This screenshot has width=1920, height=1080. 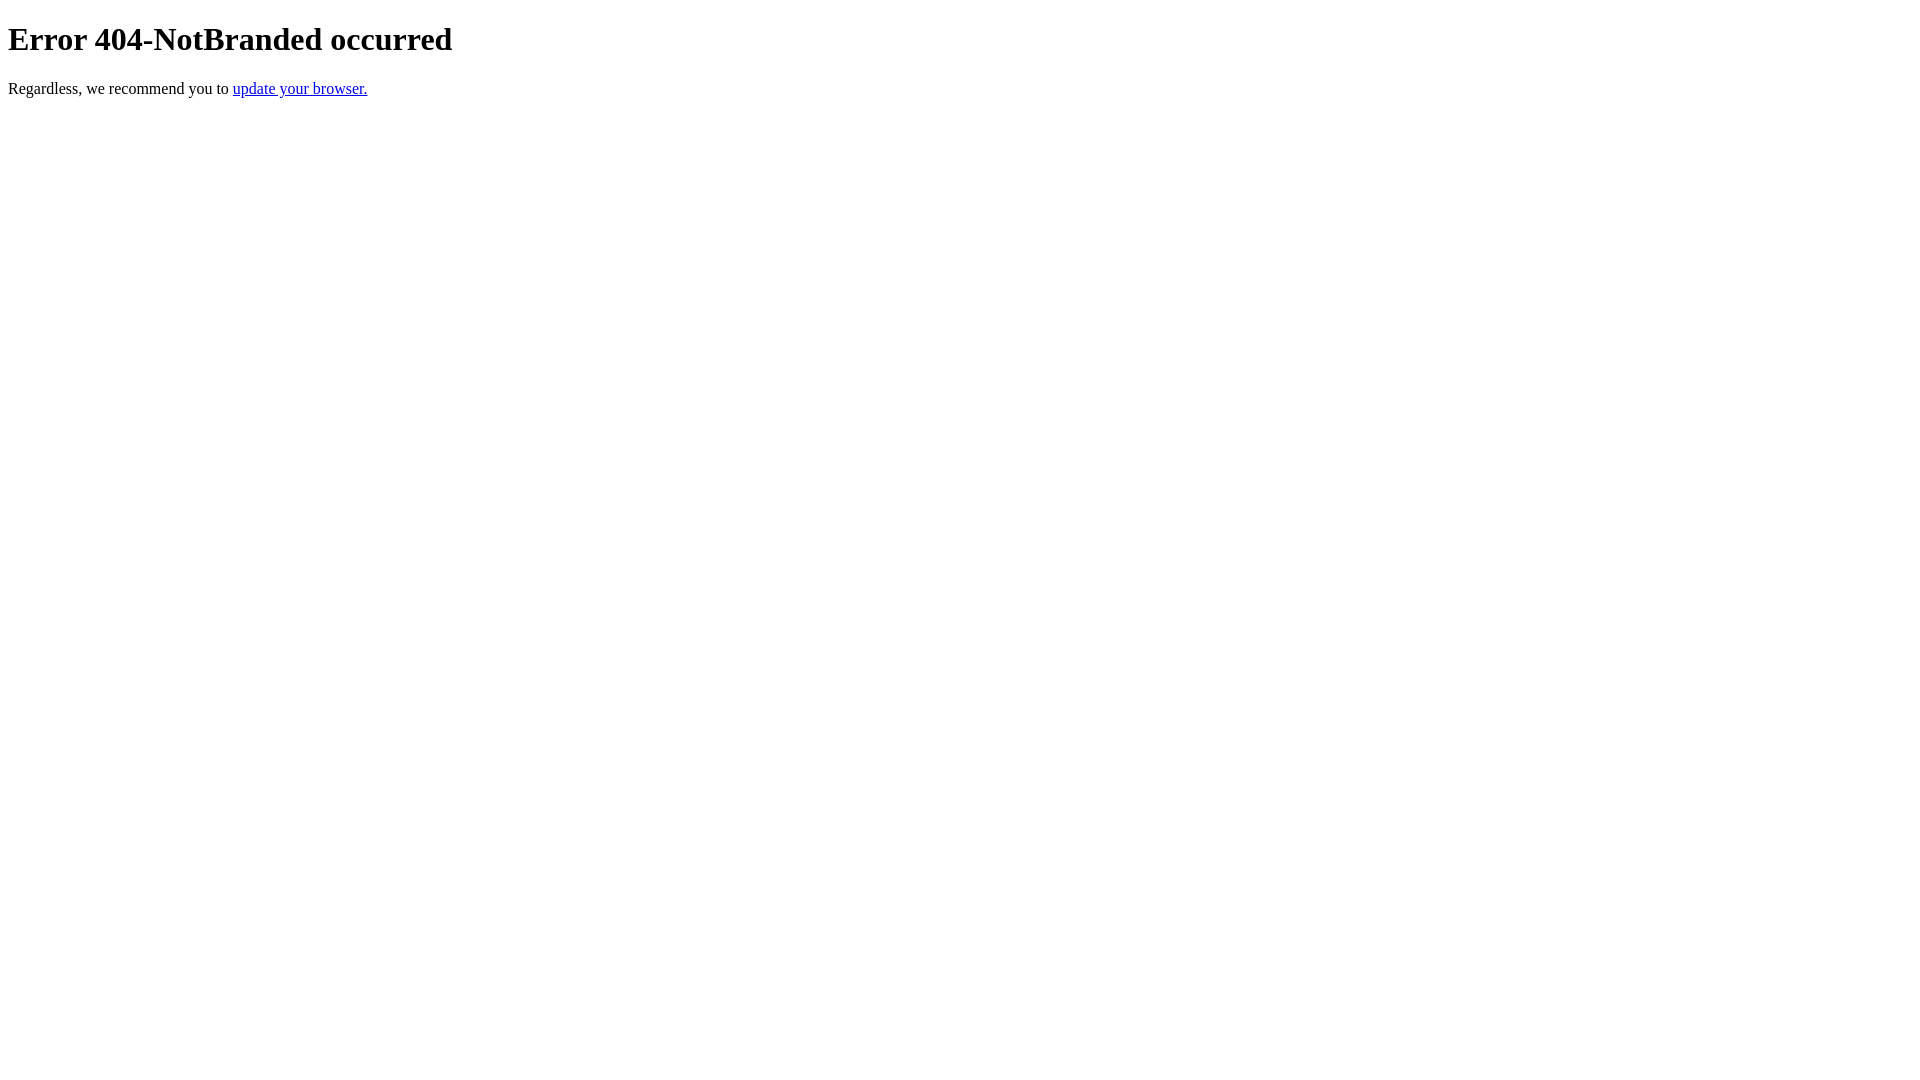 What do you see at coordinates (299, 87) in the screenshot?
I see `'update your browser.'` at bounding box center [299, 87].